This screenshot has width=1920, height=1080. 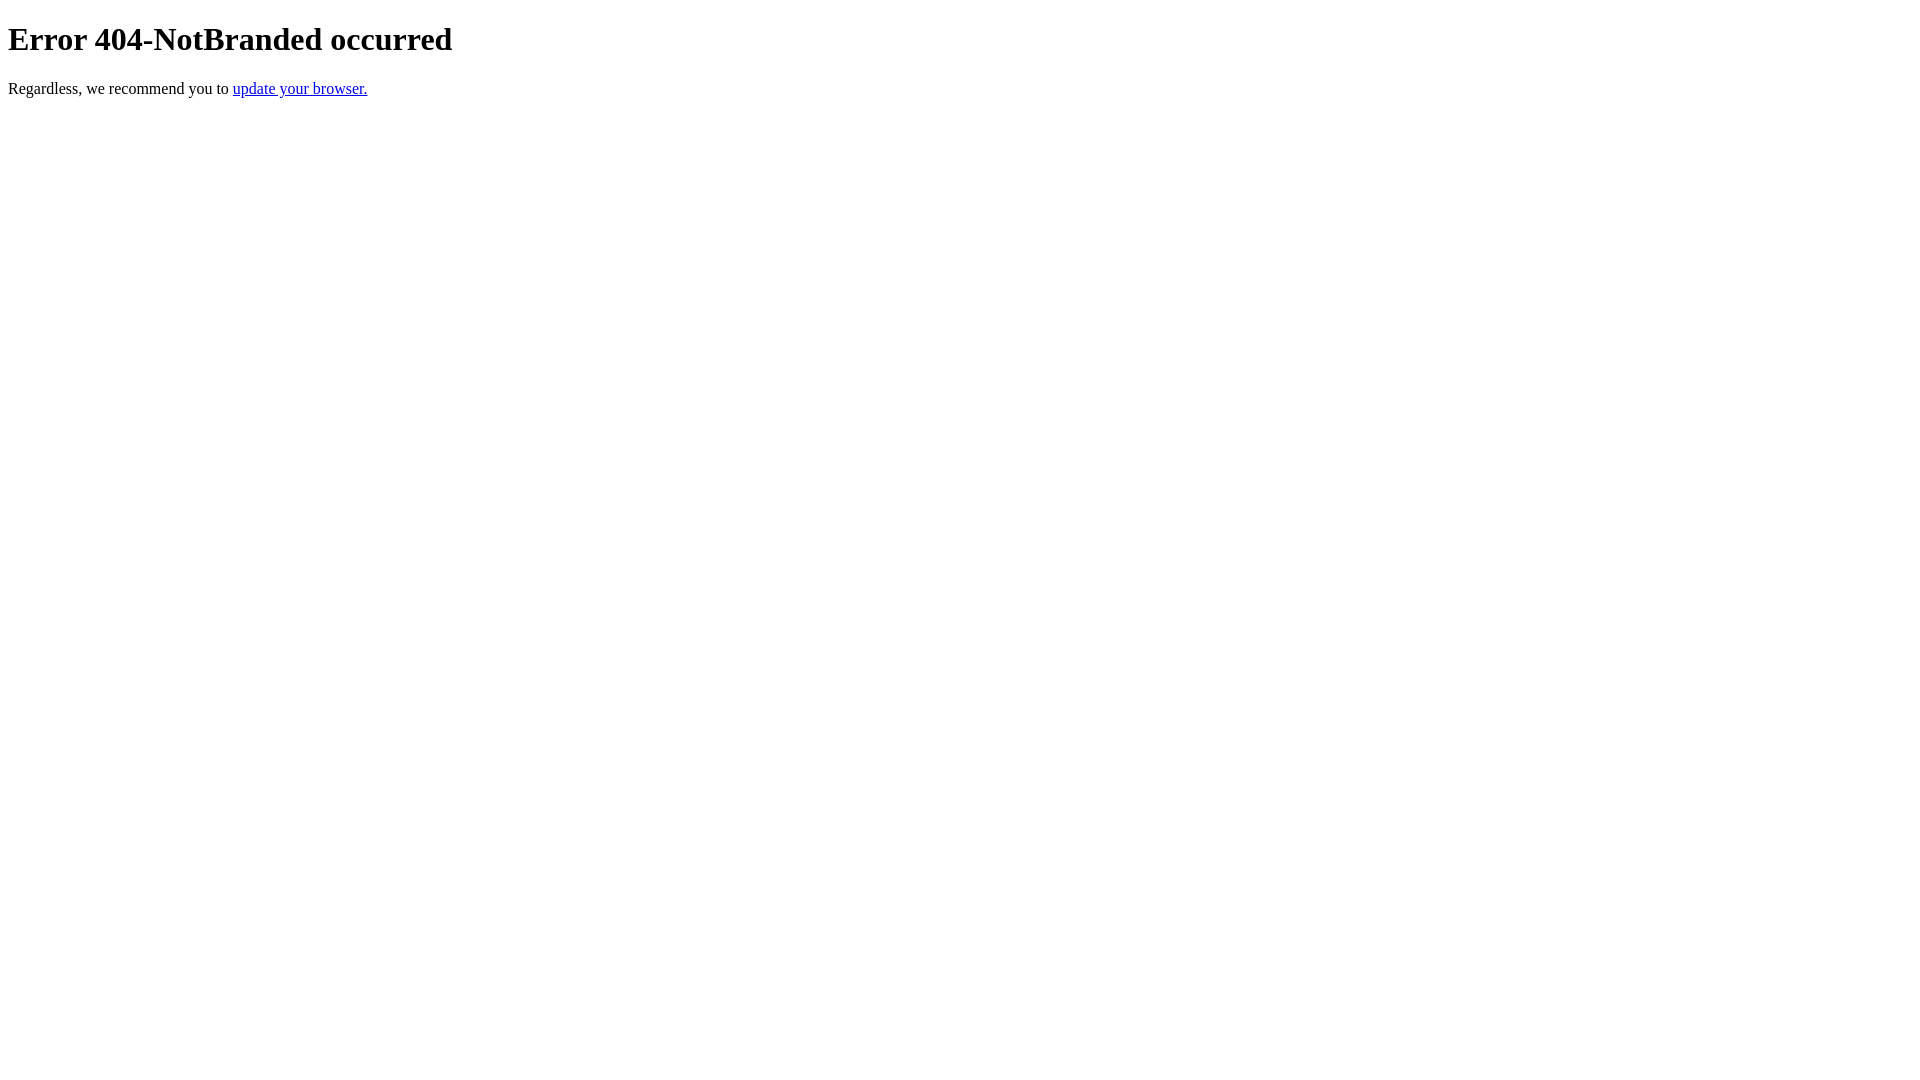 What do you see at coordinates (299, 87) in the screenshot?
I see `'update your browser.'` at bounding box center [299, 87].